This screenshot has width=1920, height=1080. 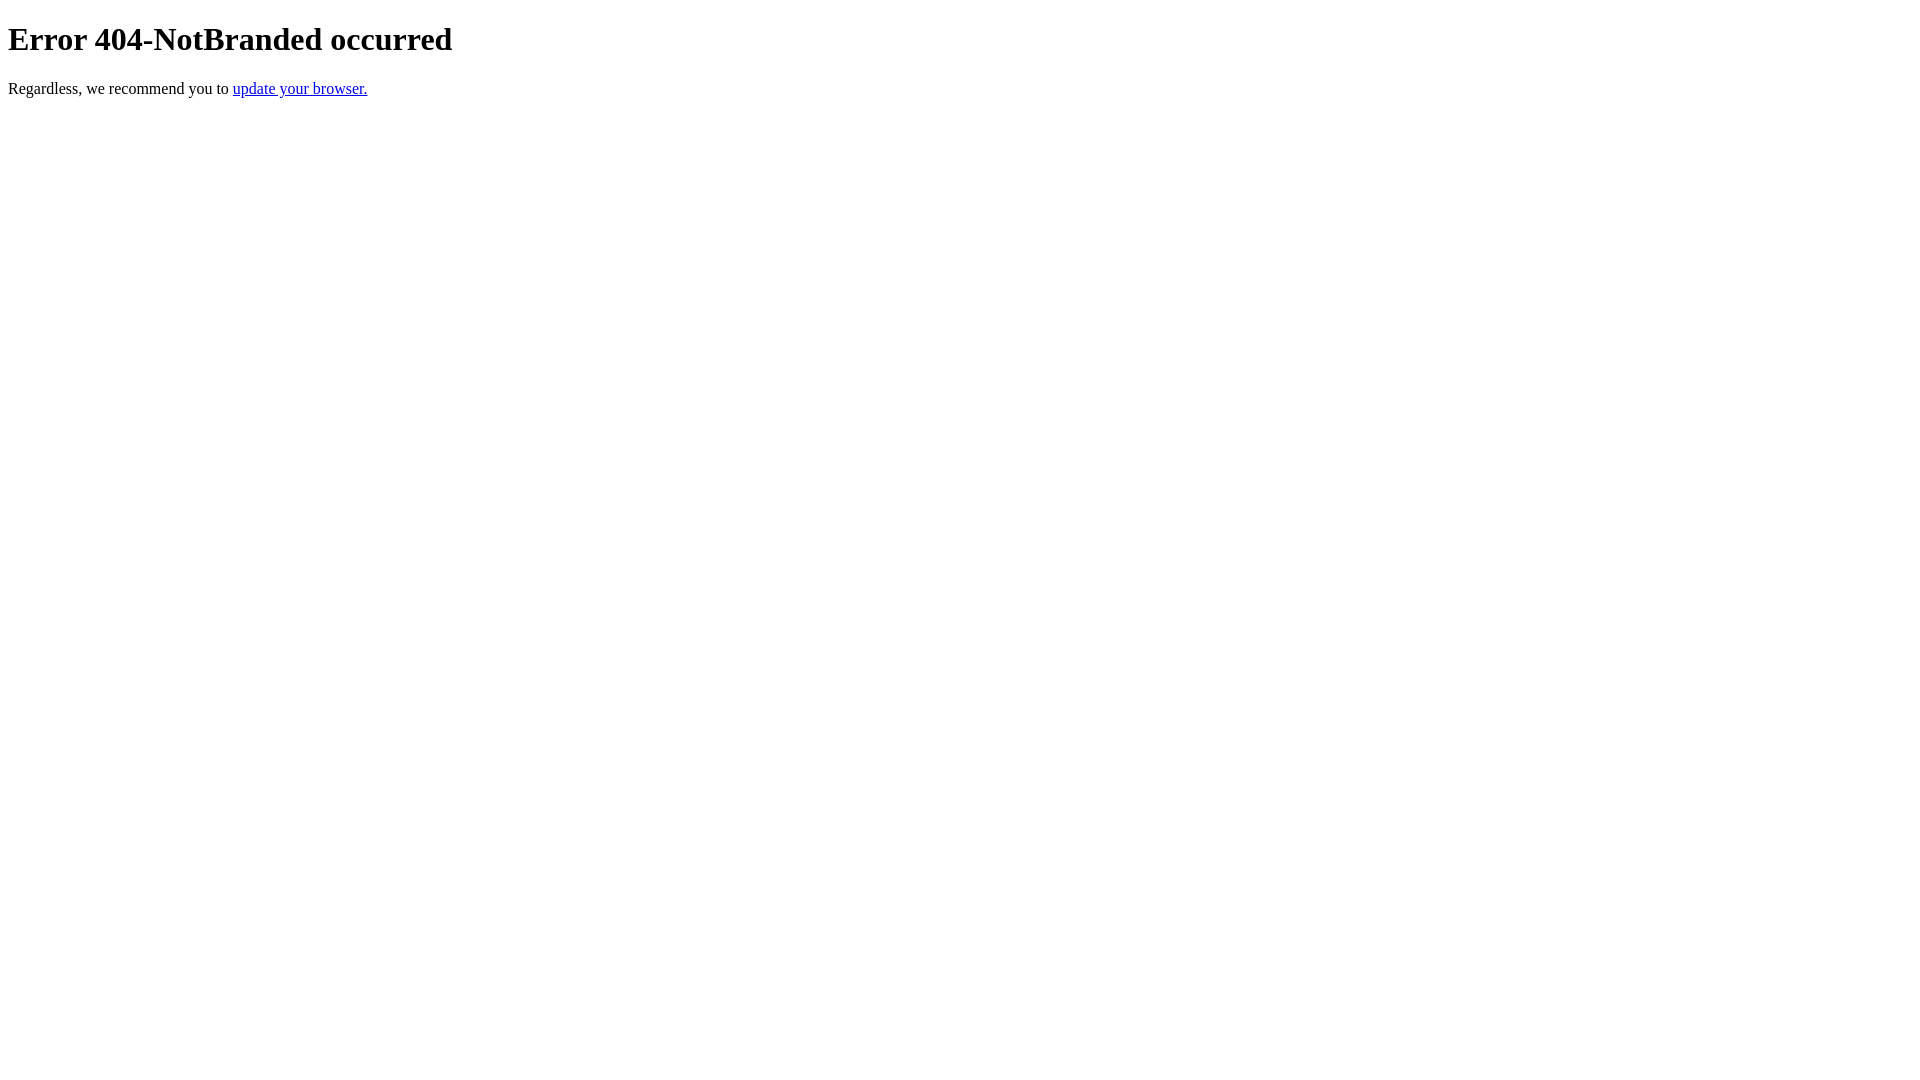 What do you see at coordinates (299, 87) in the screenshot?
I see `'update your browser.'` at bounding box center [299, 87].